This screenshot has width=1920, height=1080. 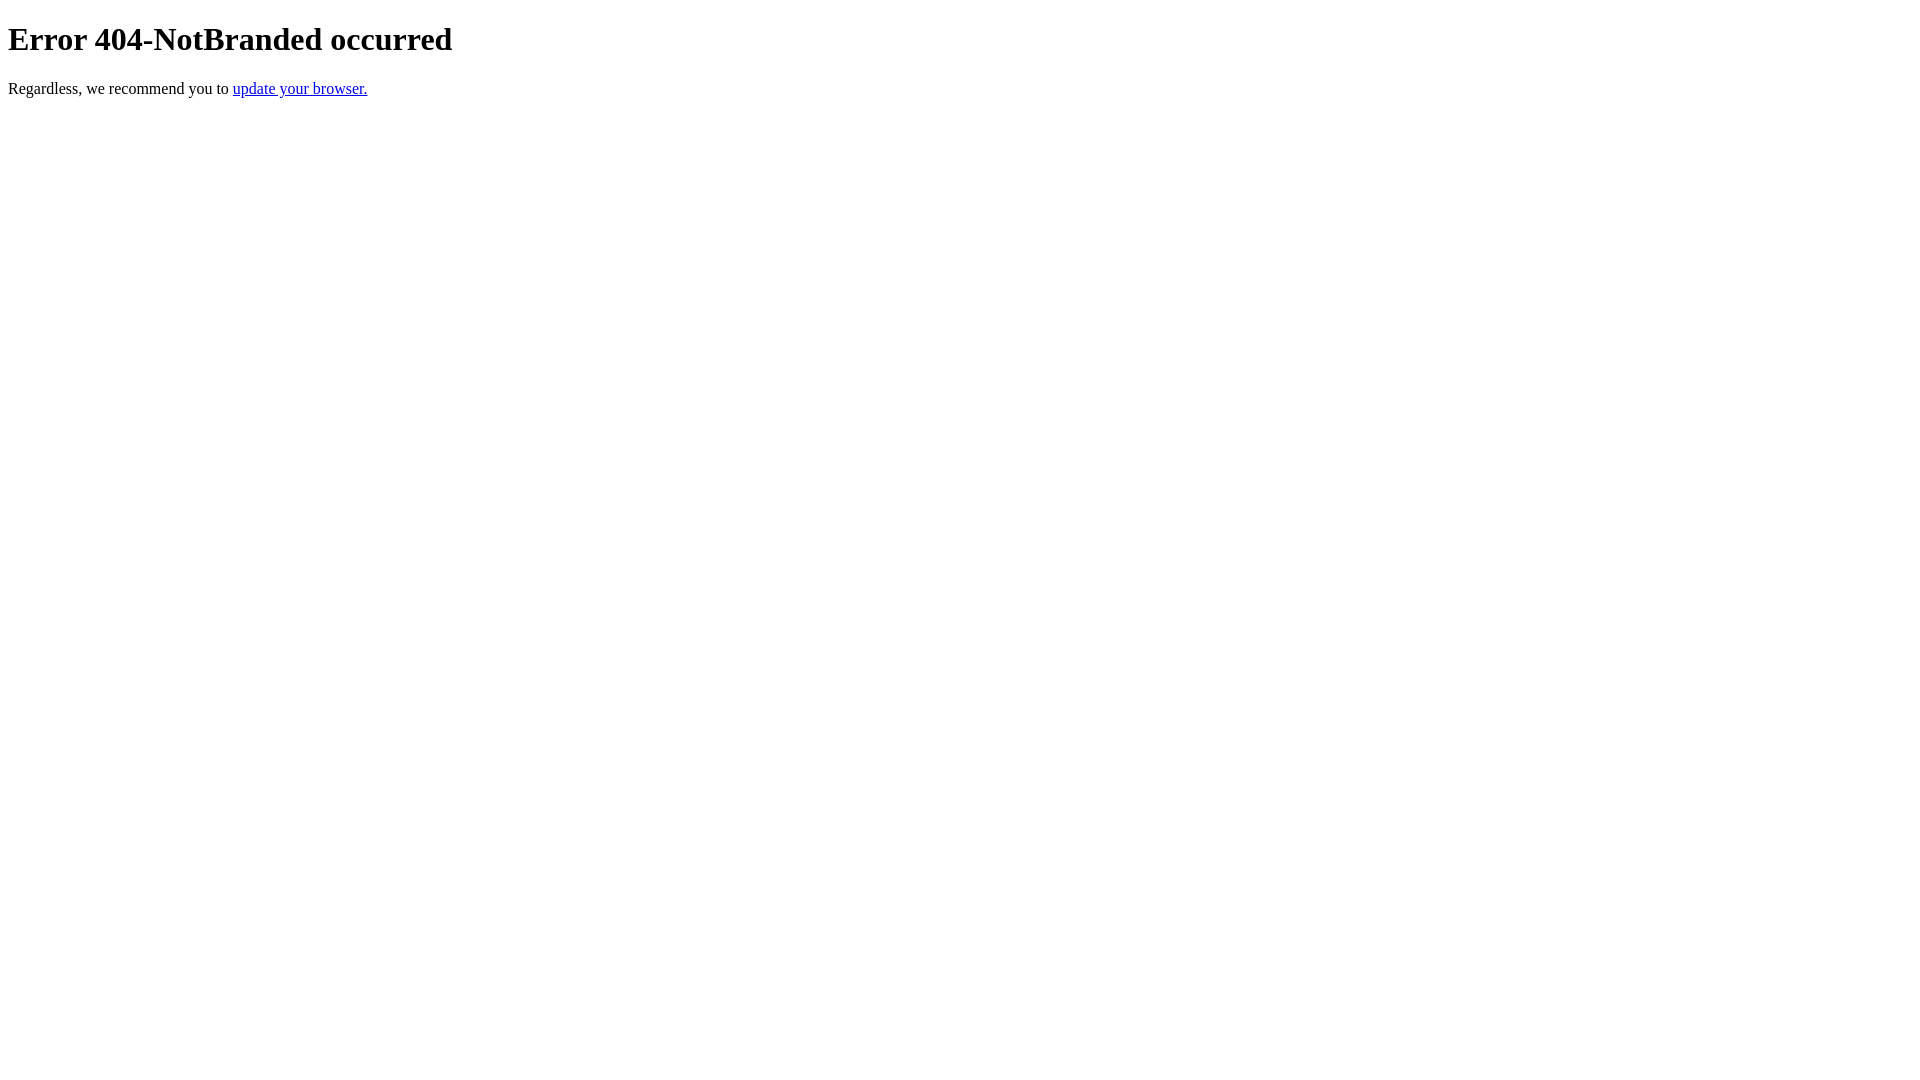 What do you see at coordinates (299, 87) in the screenshot?
I see `'update your browser.'` at bounding box center [299, 87].